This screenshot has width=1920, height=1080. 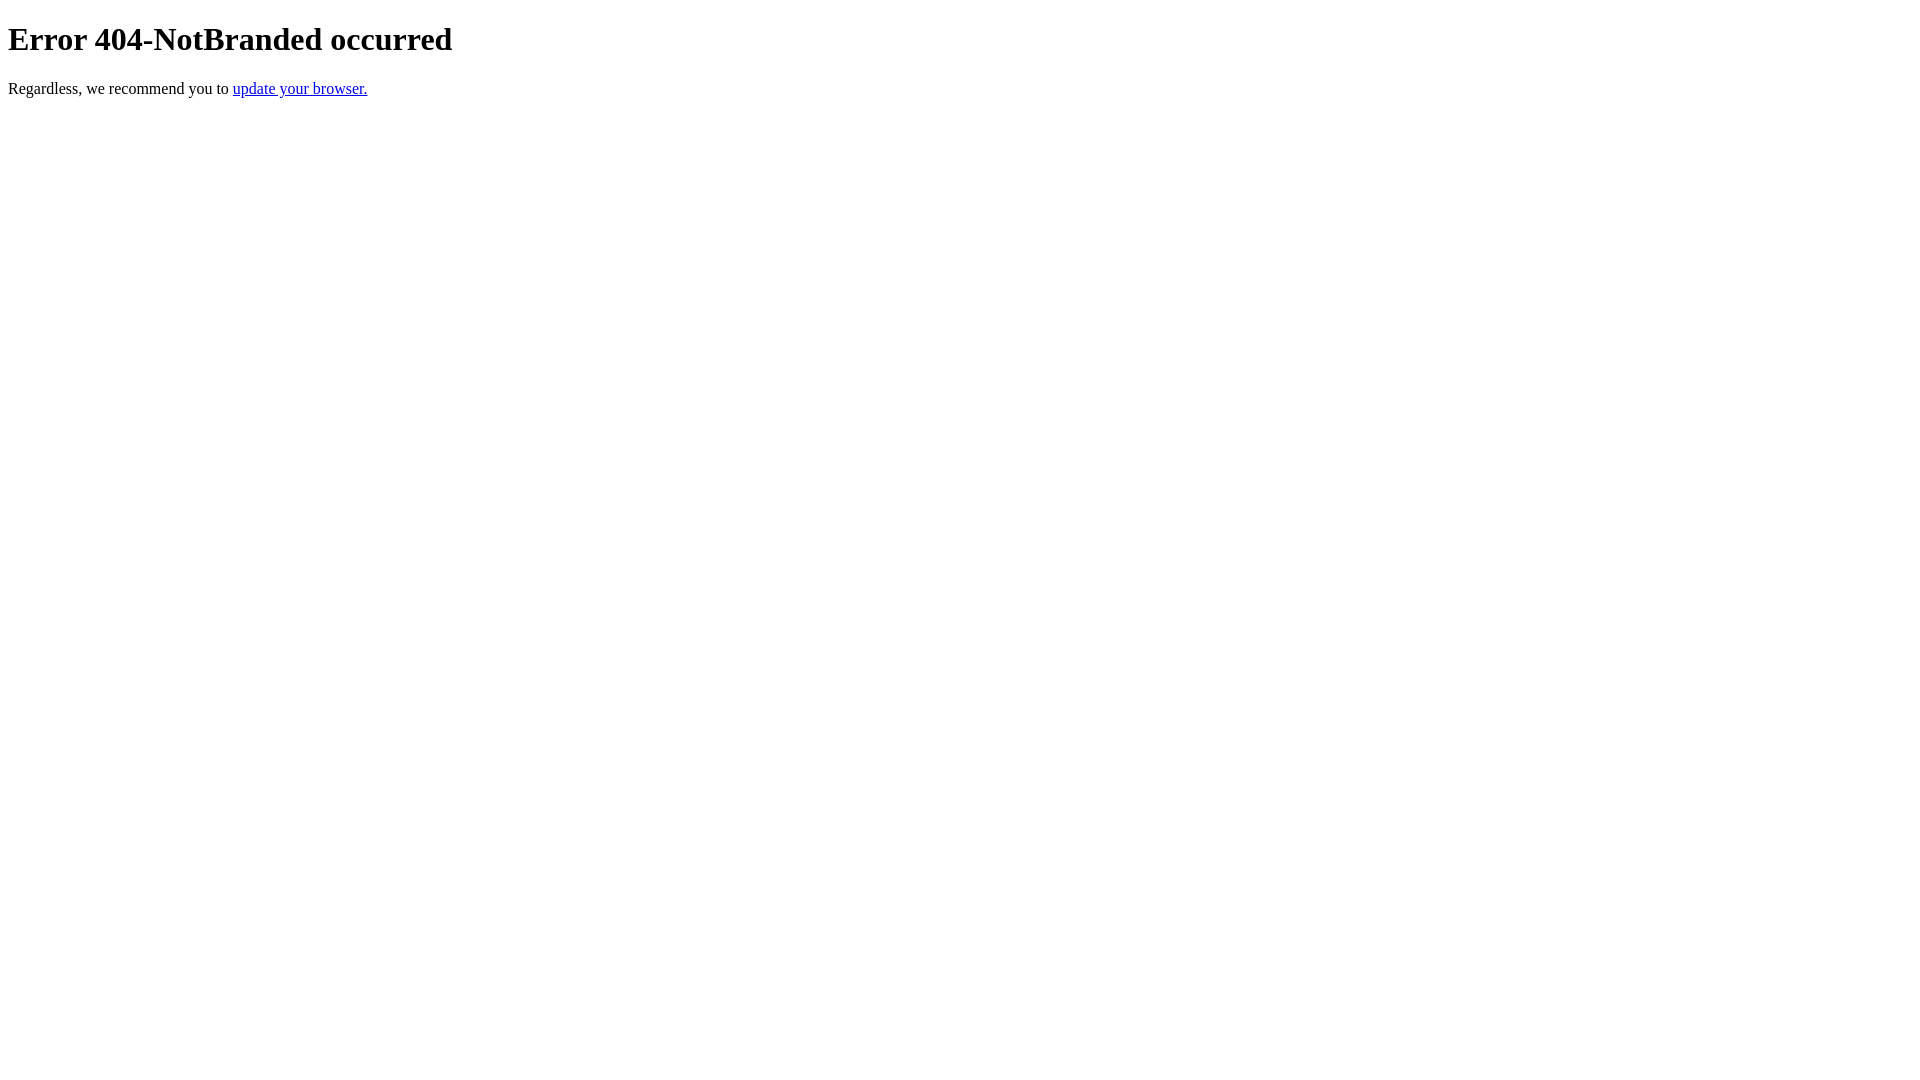 What do you see at coordinates (299, 87) in the screenshot?
I see `'update your browser.'` at bounding box center [299, 87].